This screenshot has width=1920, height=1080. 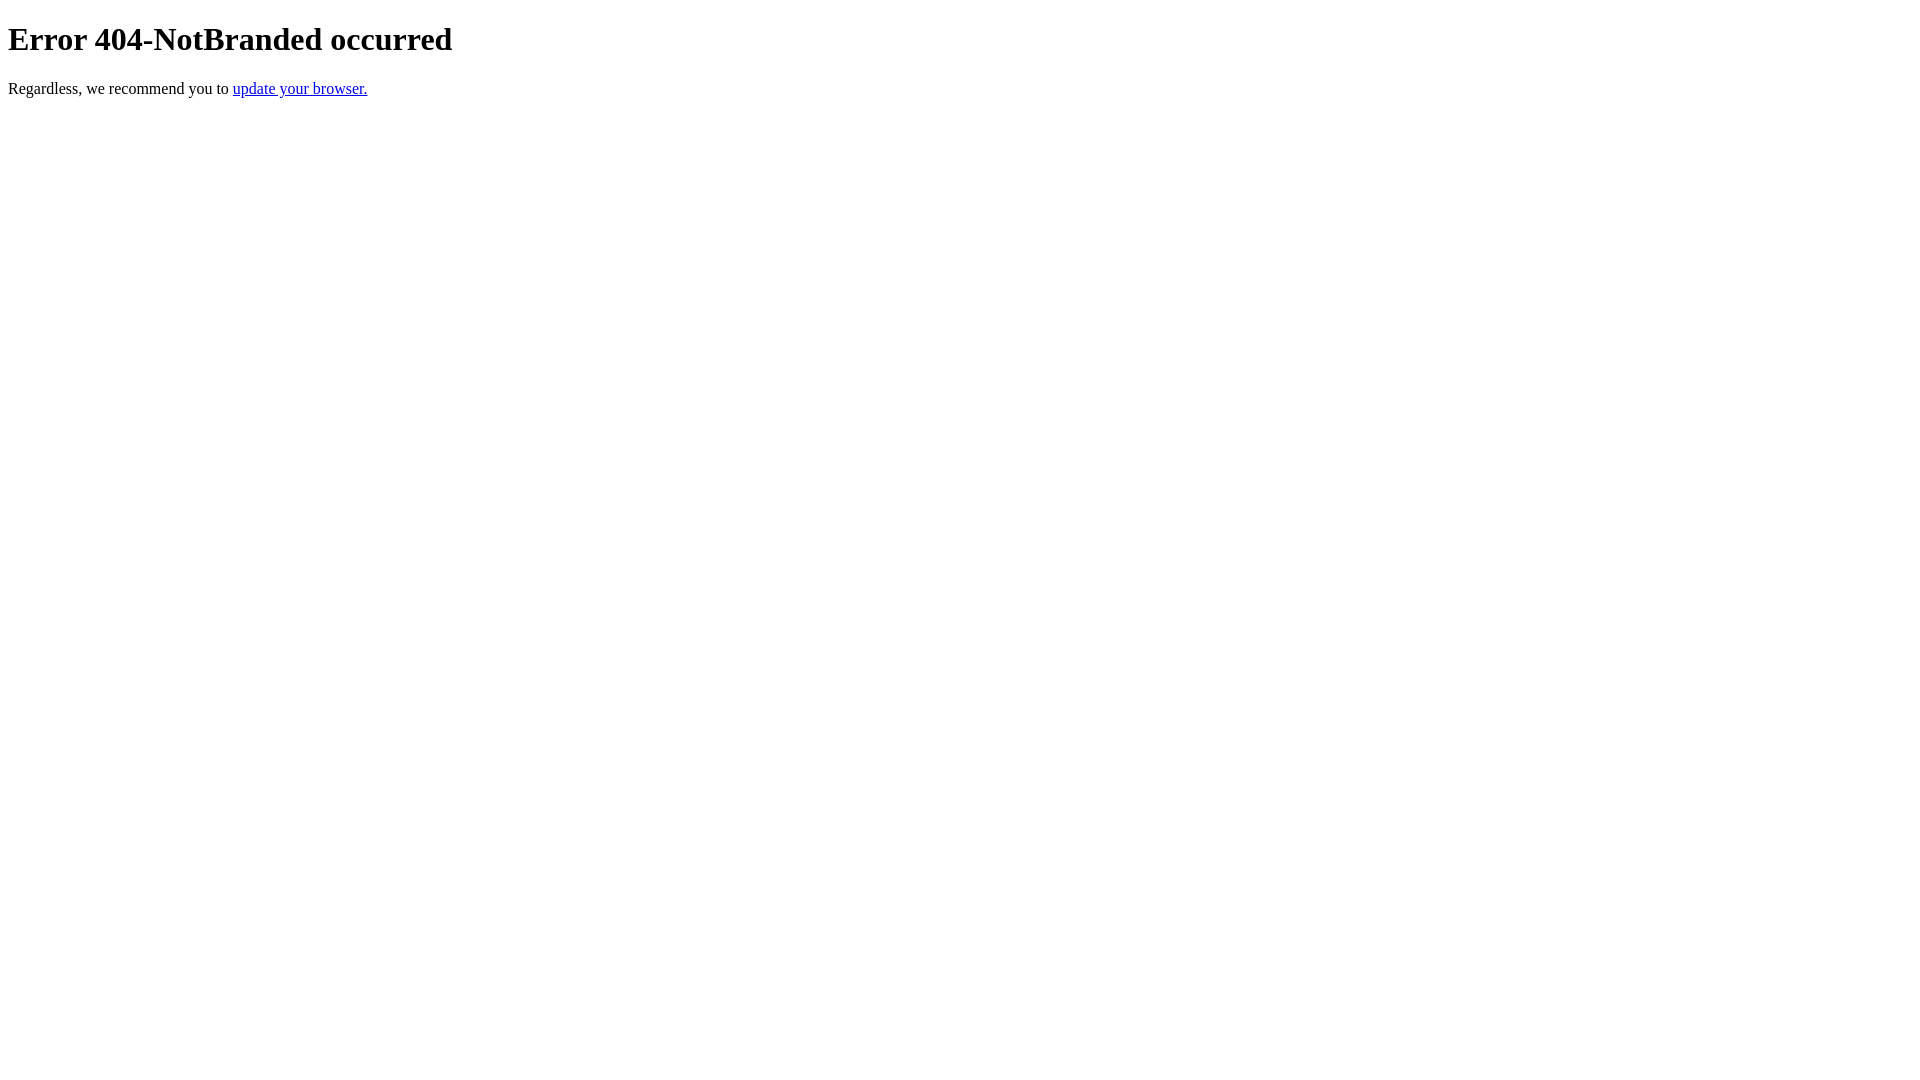 What do you see at coordinates (299, 87) in the screenshot?
I see `'update your browser.'` at bounding box center [299, 87].